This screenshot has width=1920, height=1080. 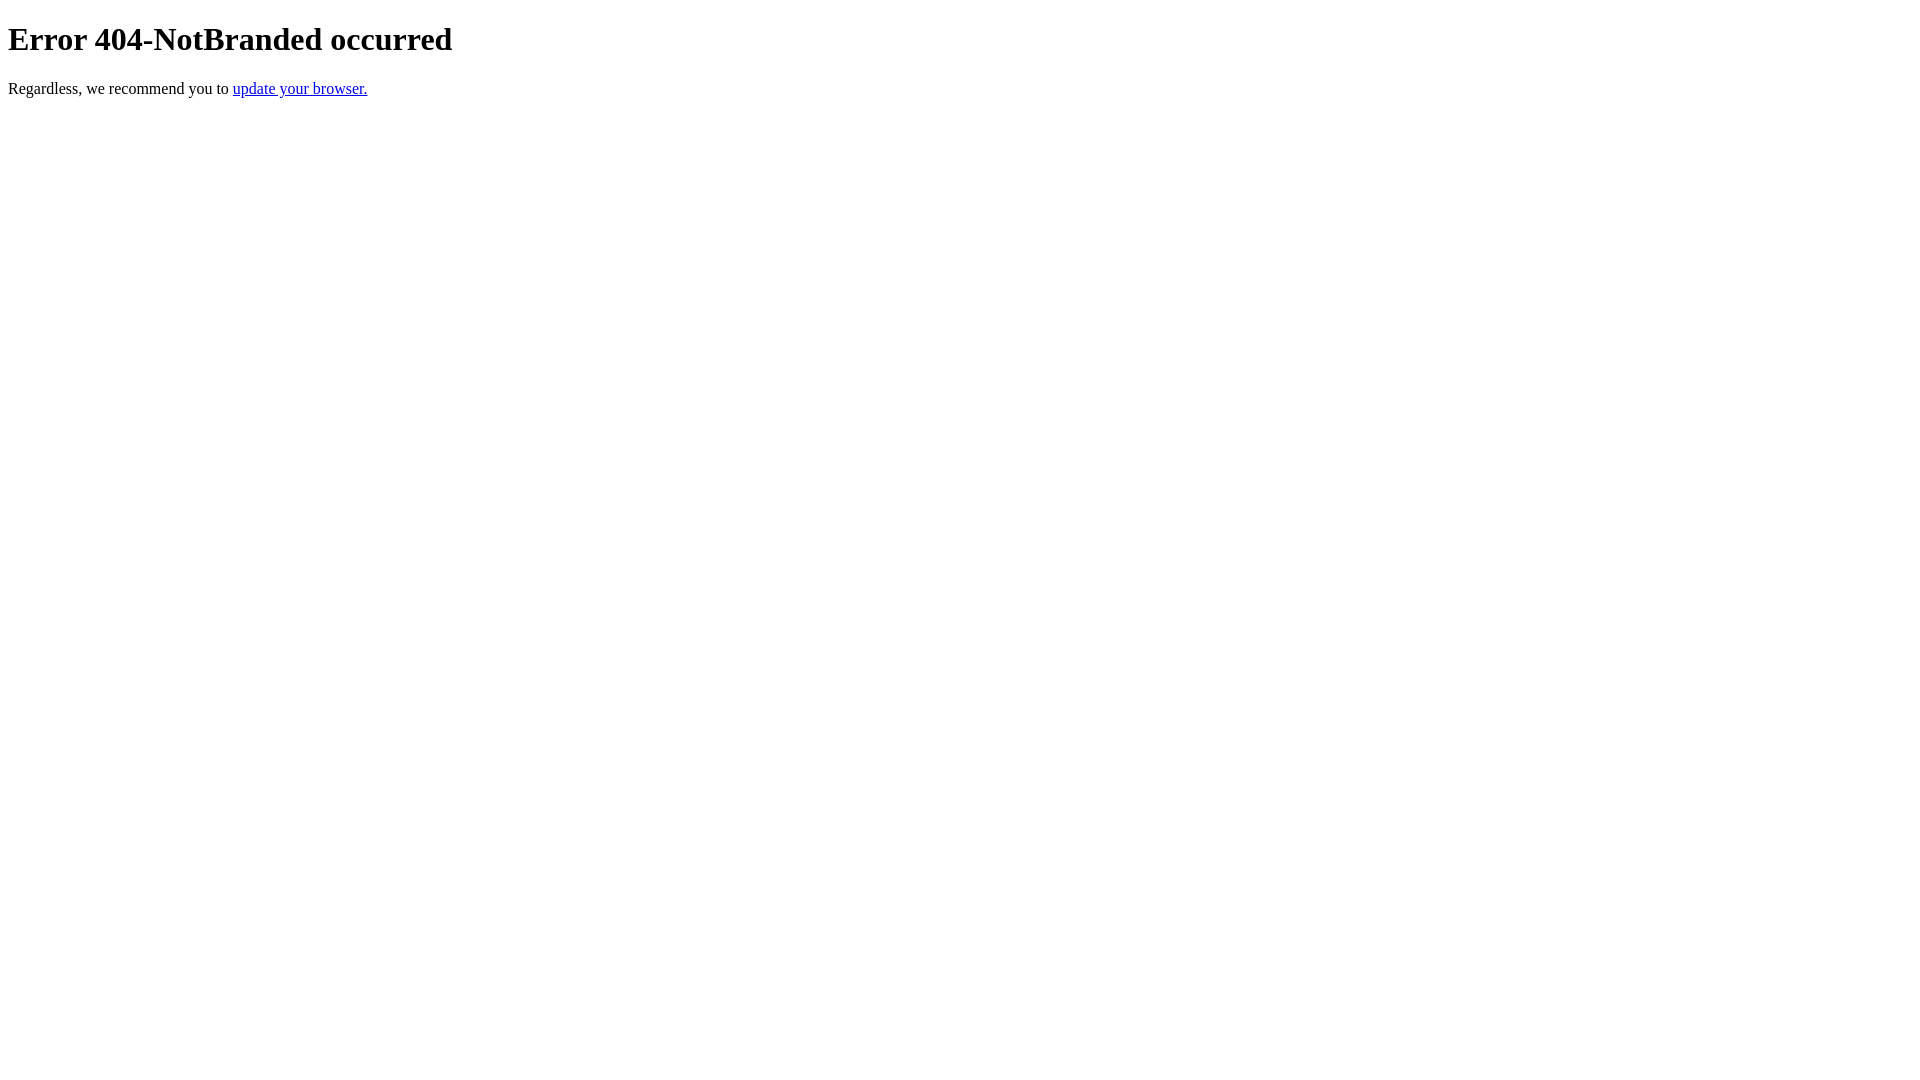 What do you see at coordinates (299, 87) in the screenshot?
I see `'update your browser.'` at bounding box center [299, 87].